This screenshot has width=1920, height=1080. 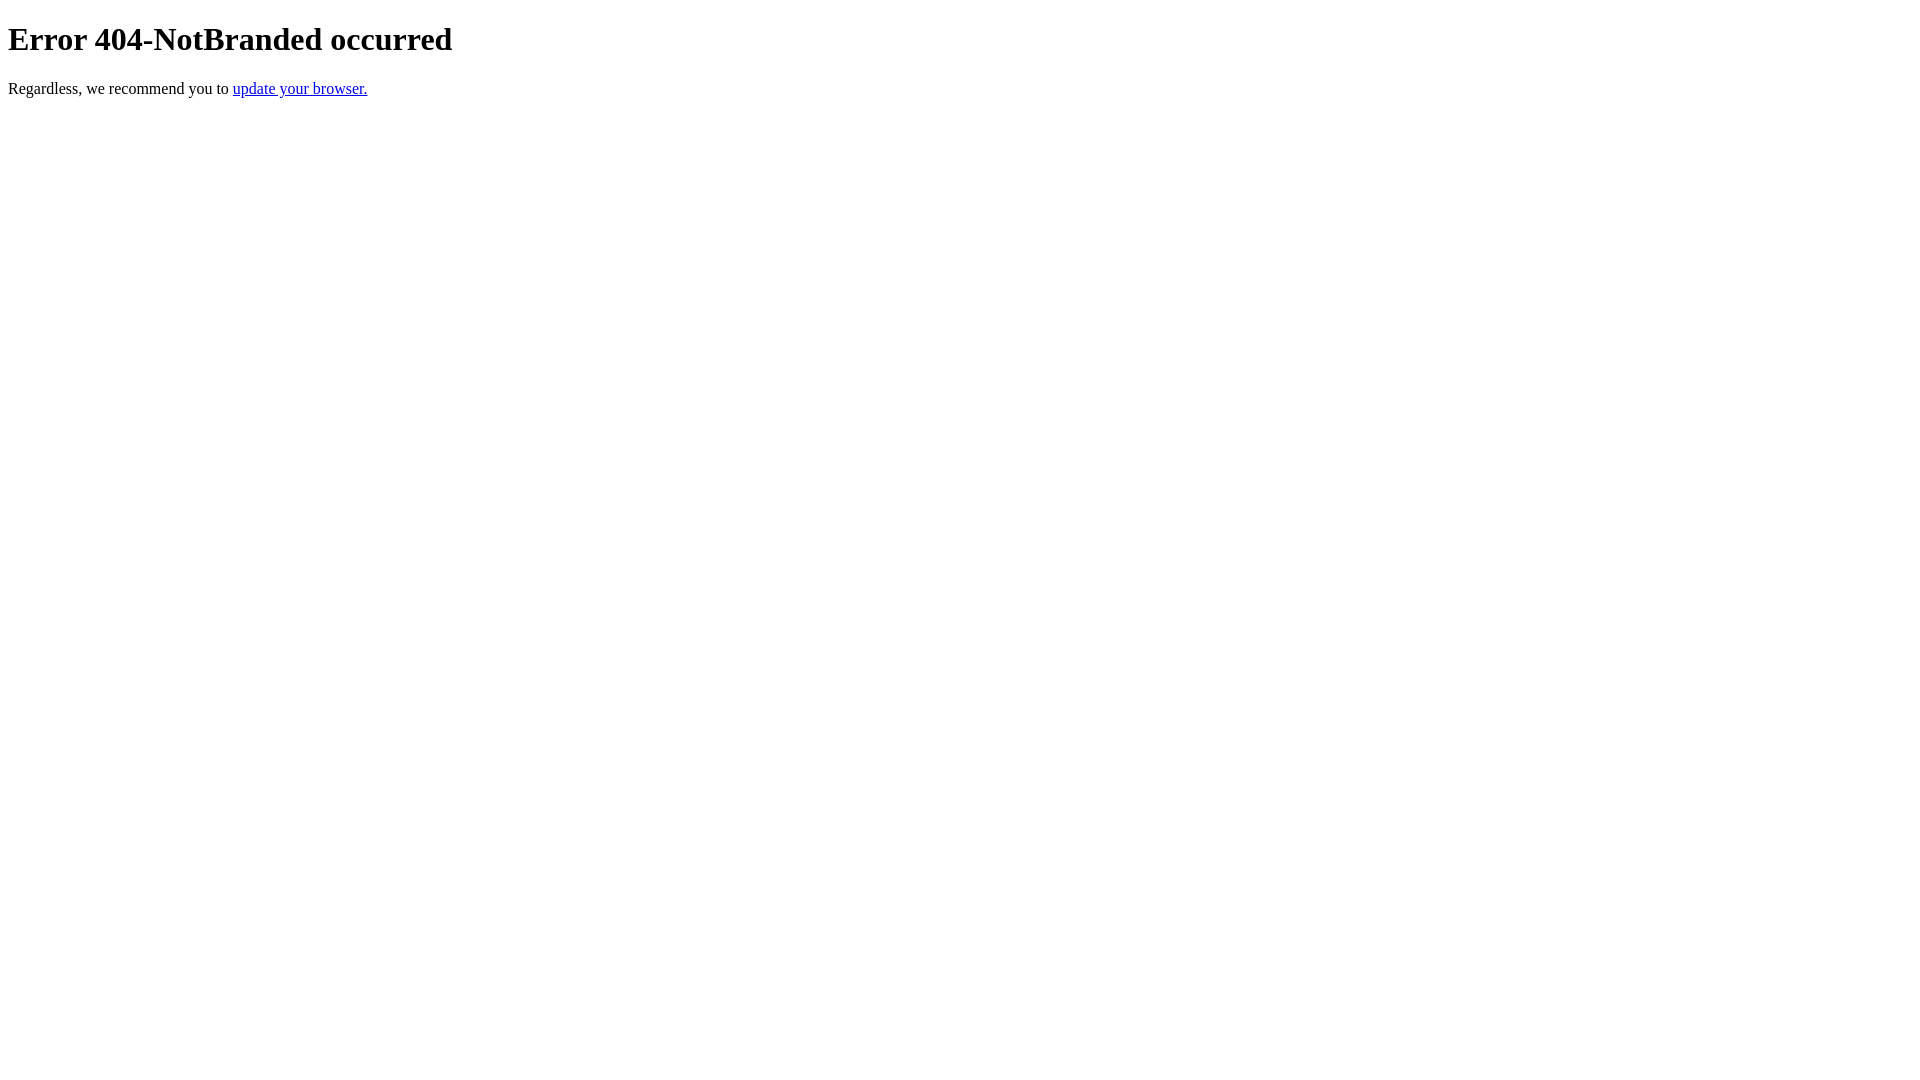 What do you see at coordinates (299, 87) in the screenshot?
I see `'update your browser.'` at bounding box center [299, 87].